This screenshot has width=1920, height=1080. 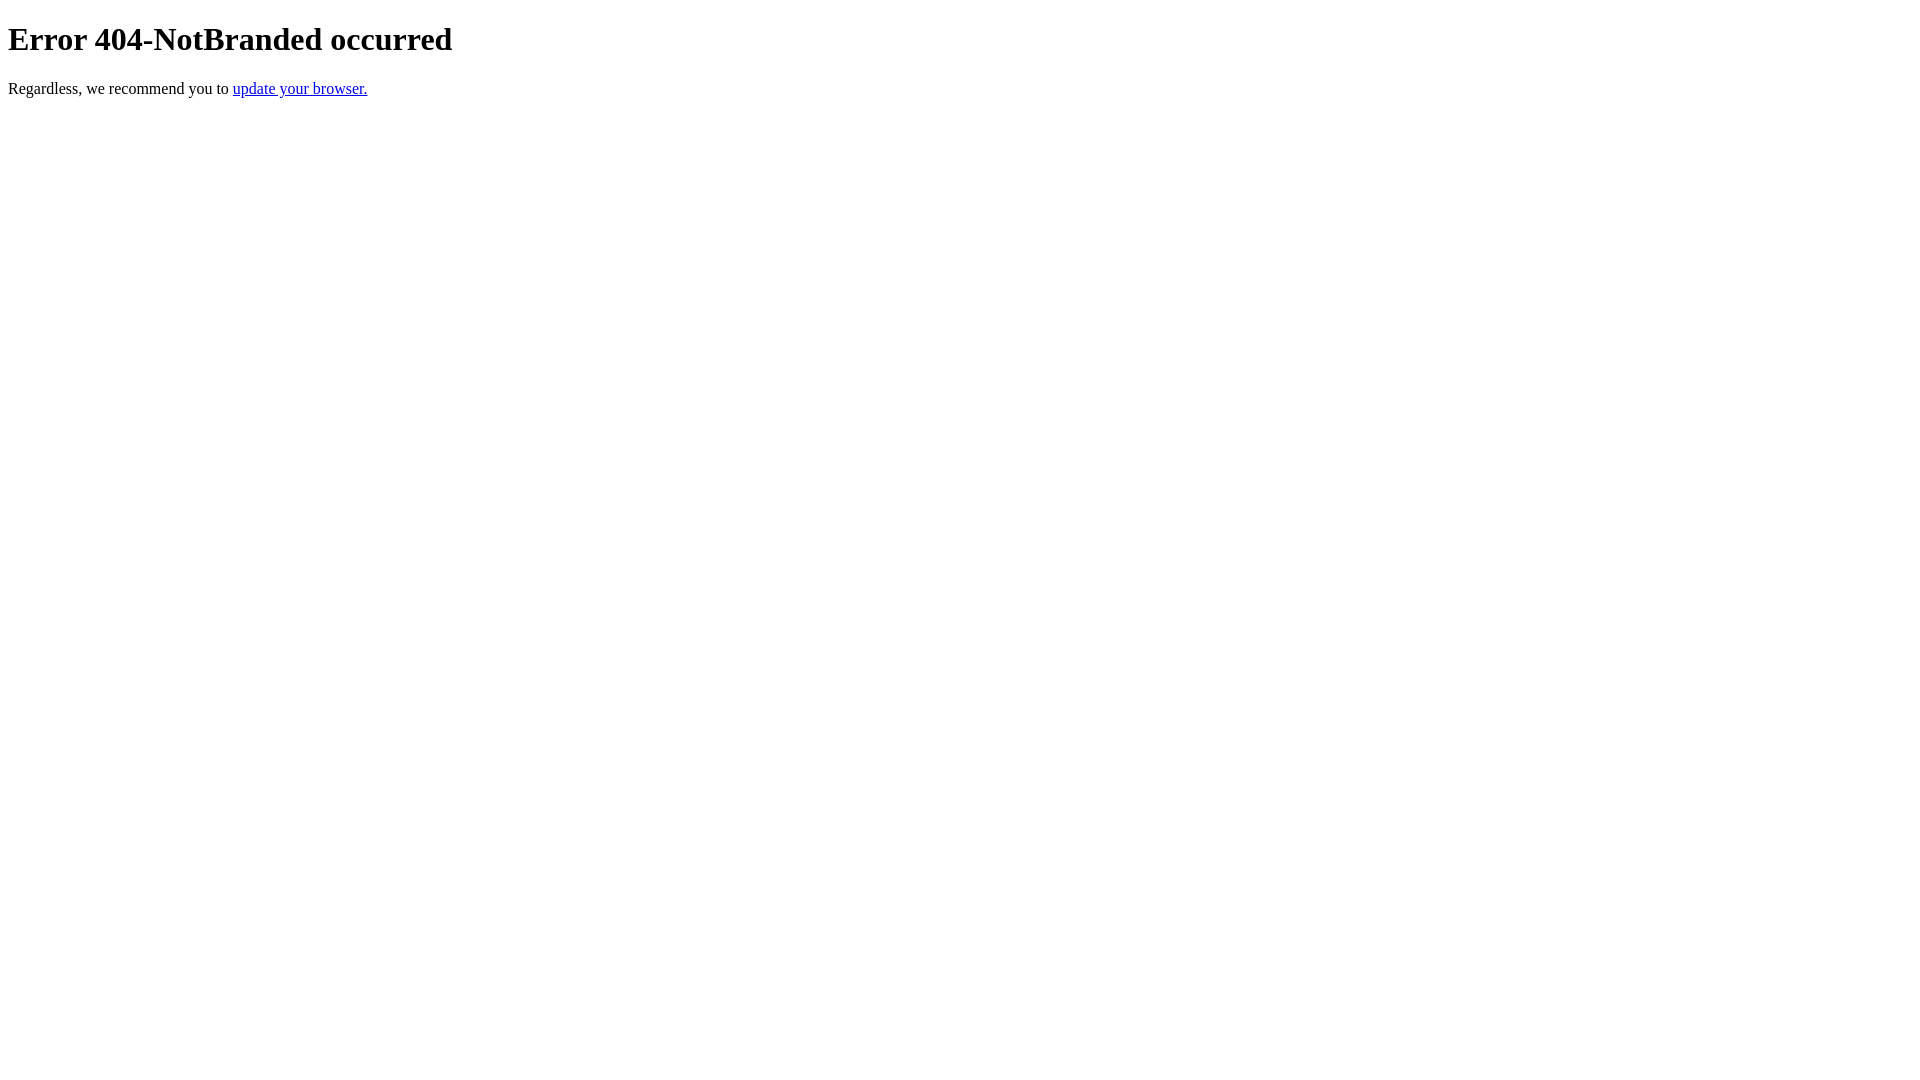 What do you see at coordinates (299, 87) in the screenshot?
I see `'update your browser.'` at bounding box center [299, 87].